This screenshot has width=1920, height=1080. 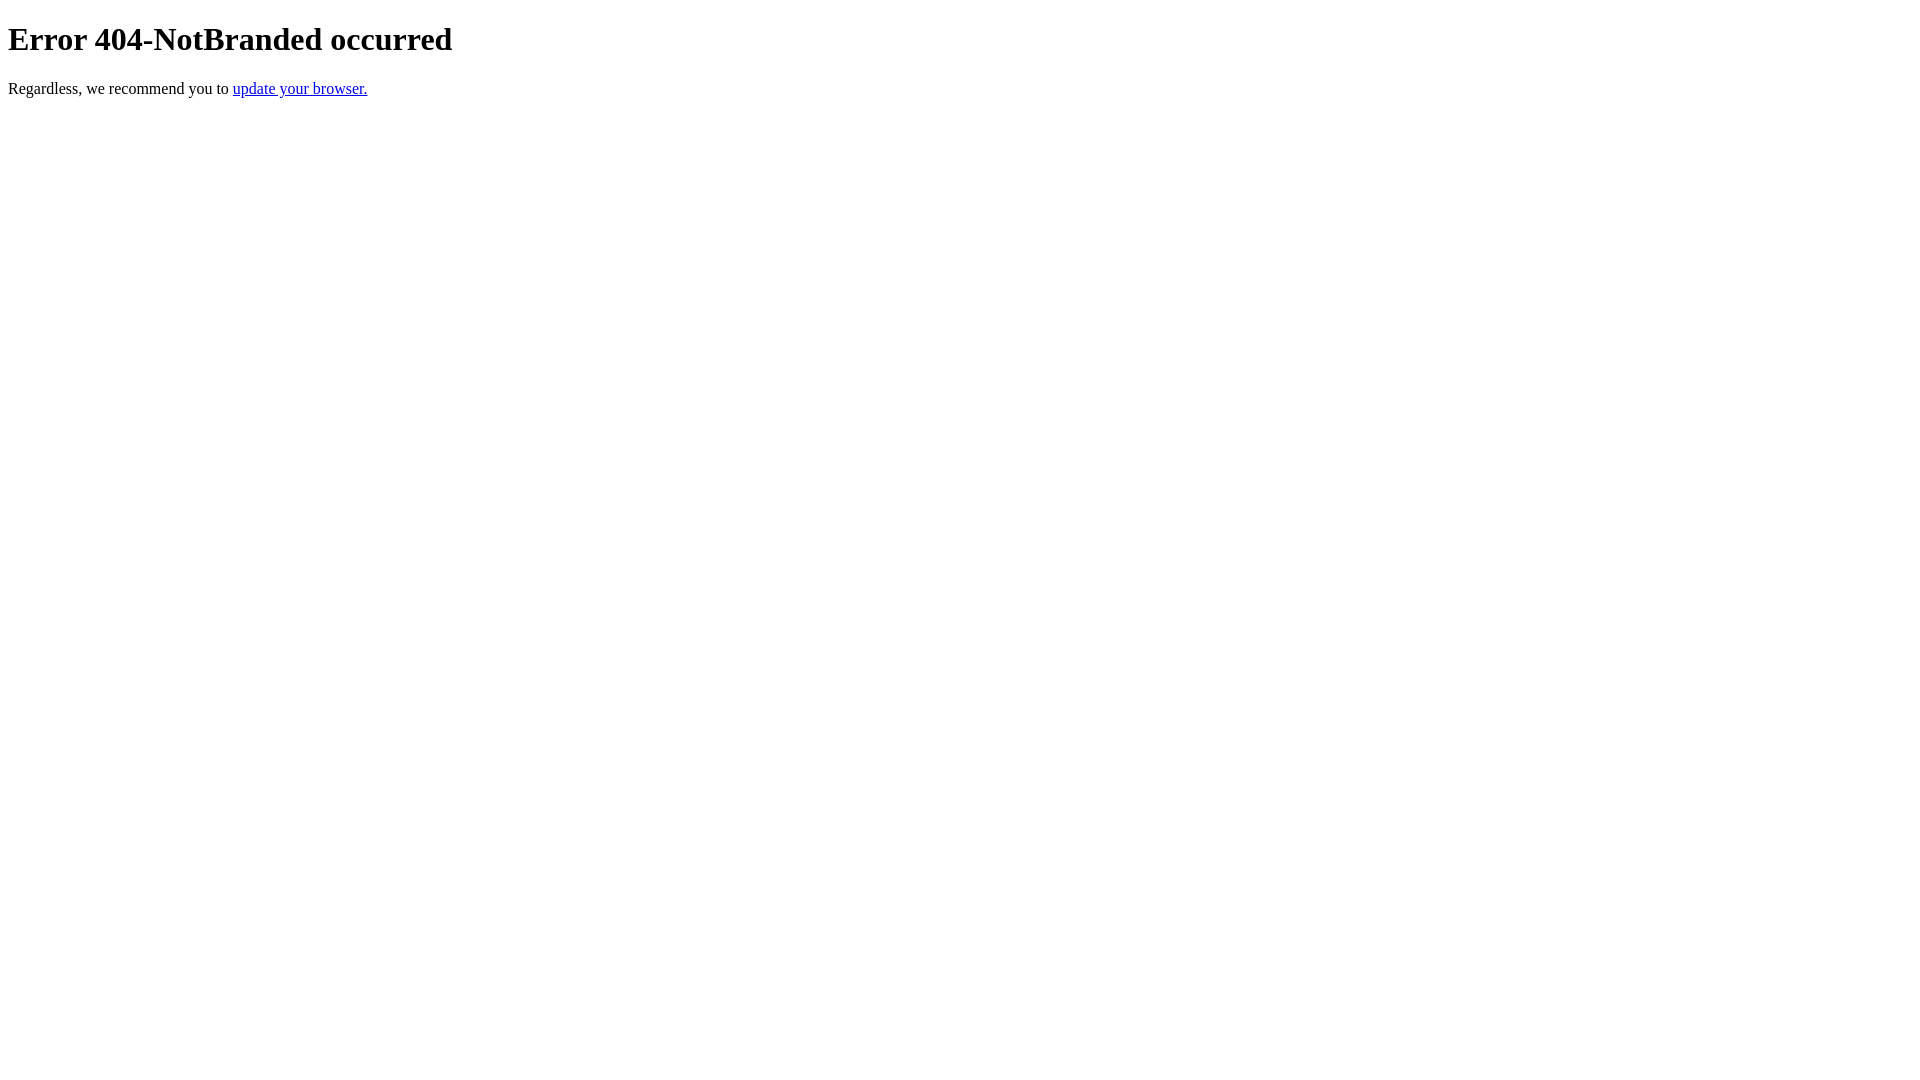 What do you see at coordinates (299, 87) in the screenshot?
I see `'update your browser.'` at bounding box center [299, 87].